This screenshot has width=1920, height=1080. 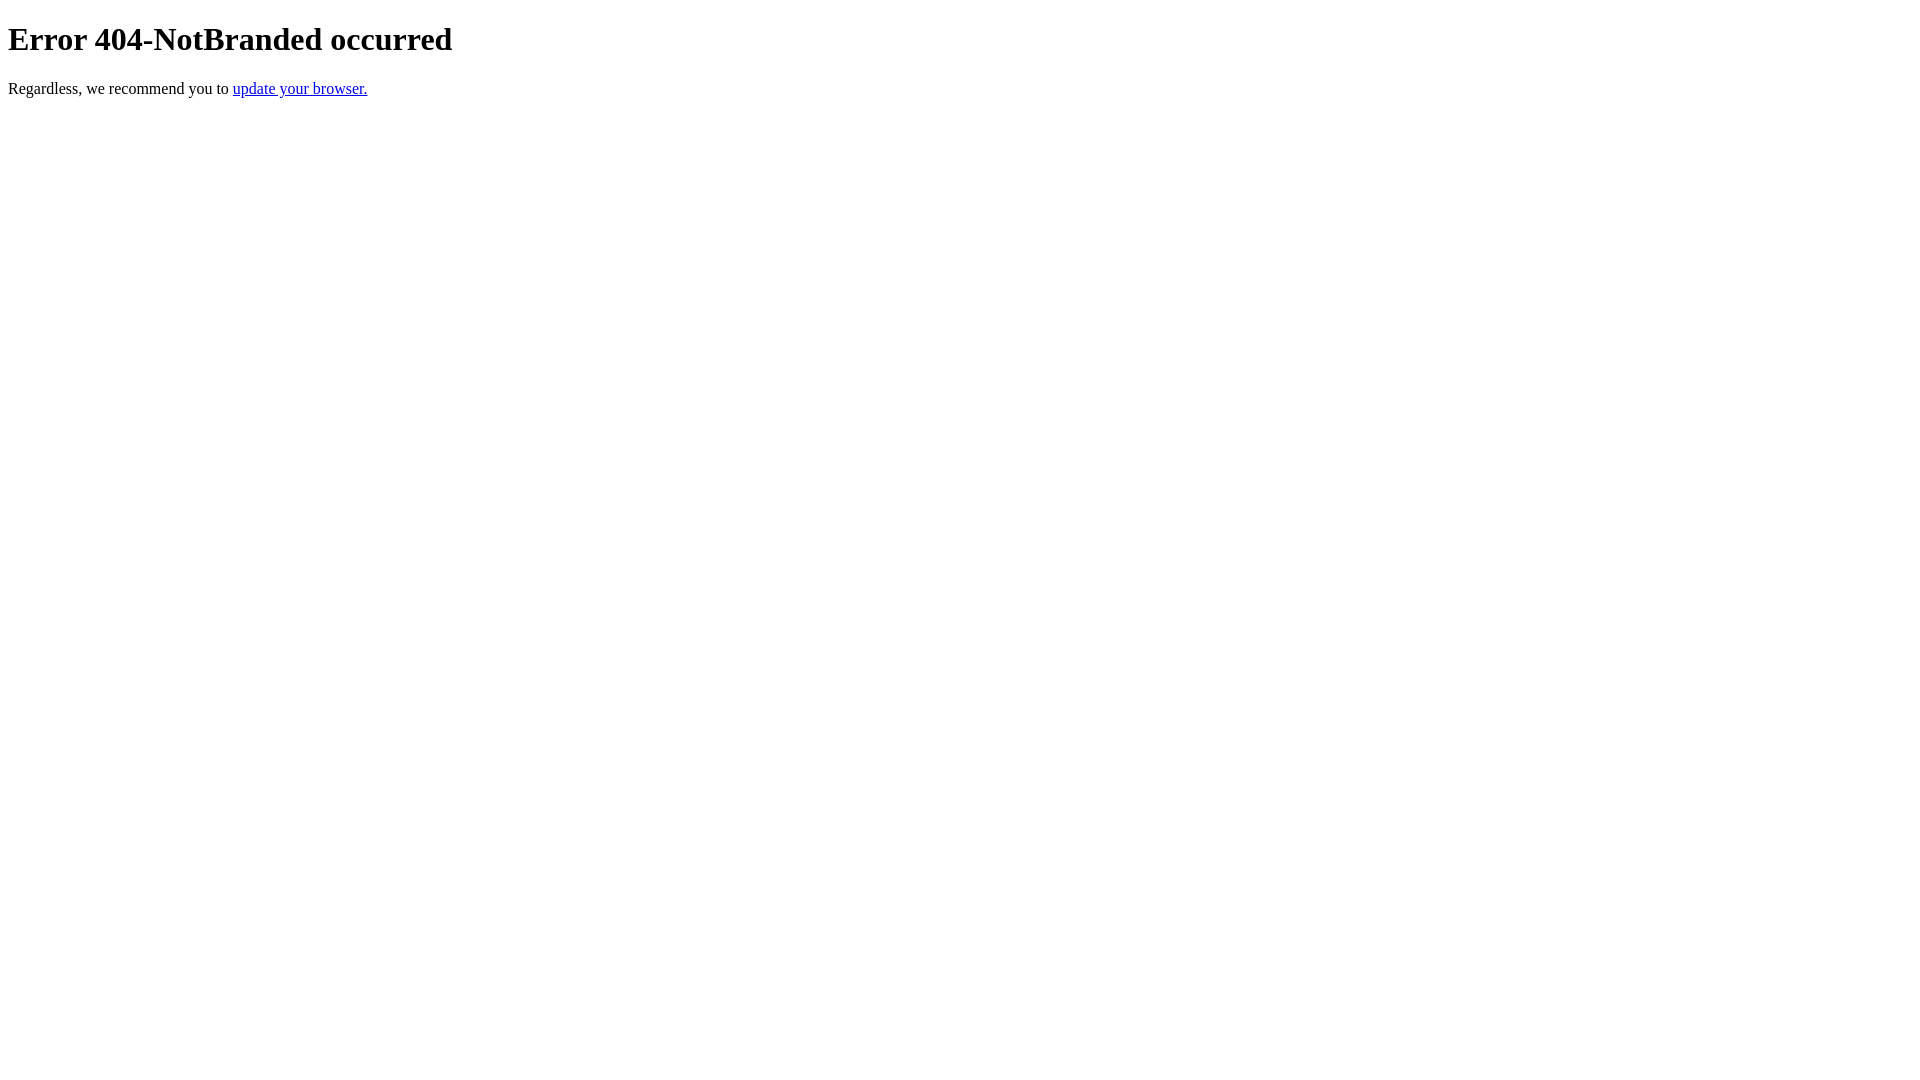 What do you see at coordinates (299, 87) in the screenshot?
I see `'update your browser.'` at bounding box center [299, 87].